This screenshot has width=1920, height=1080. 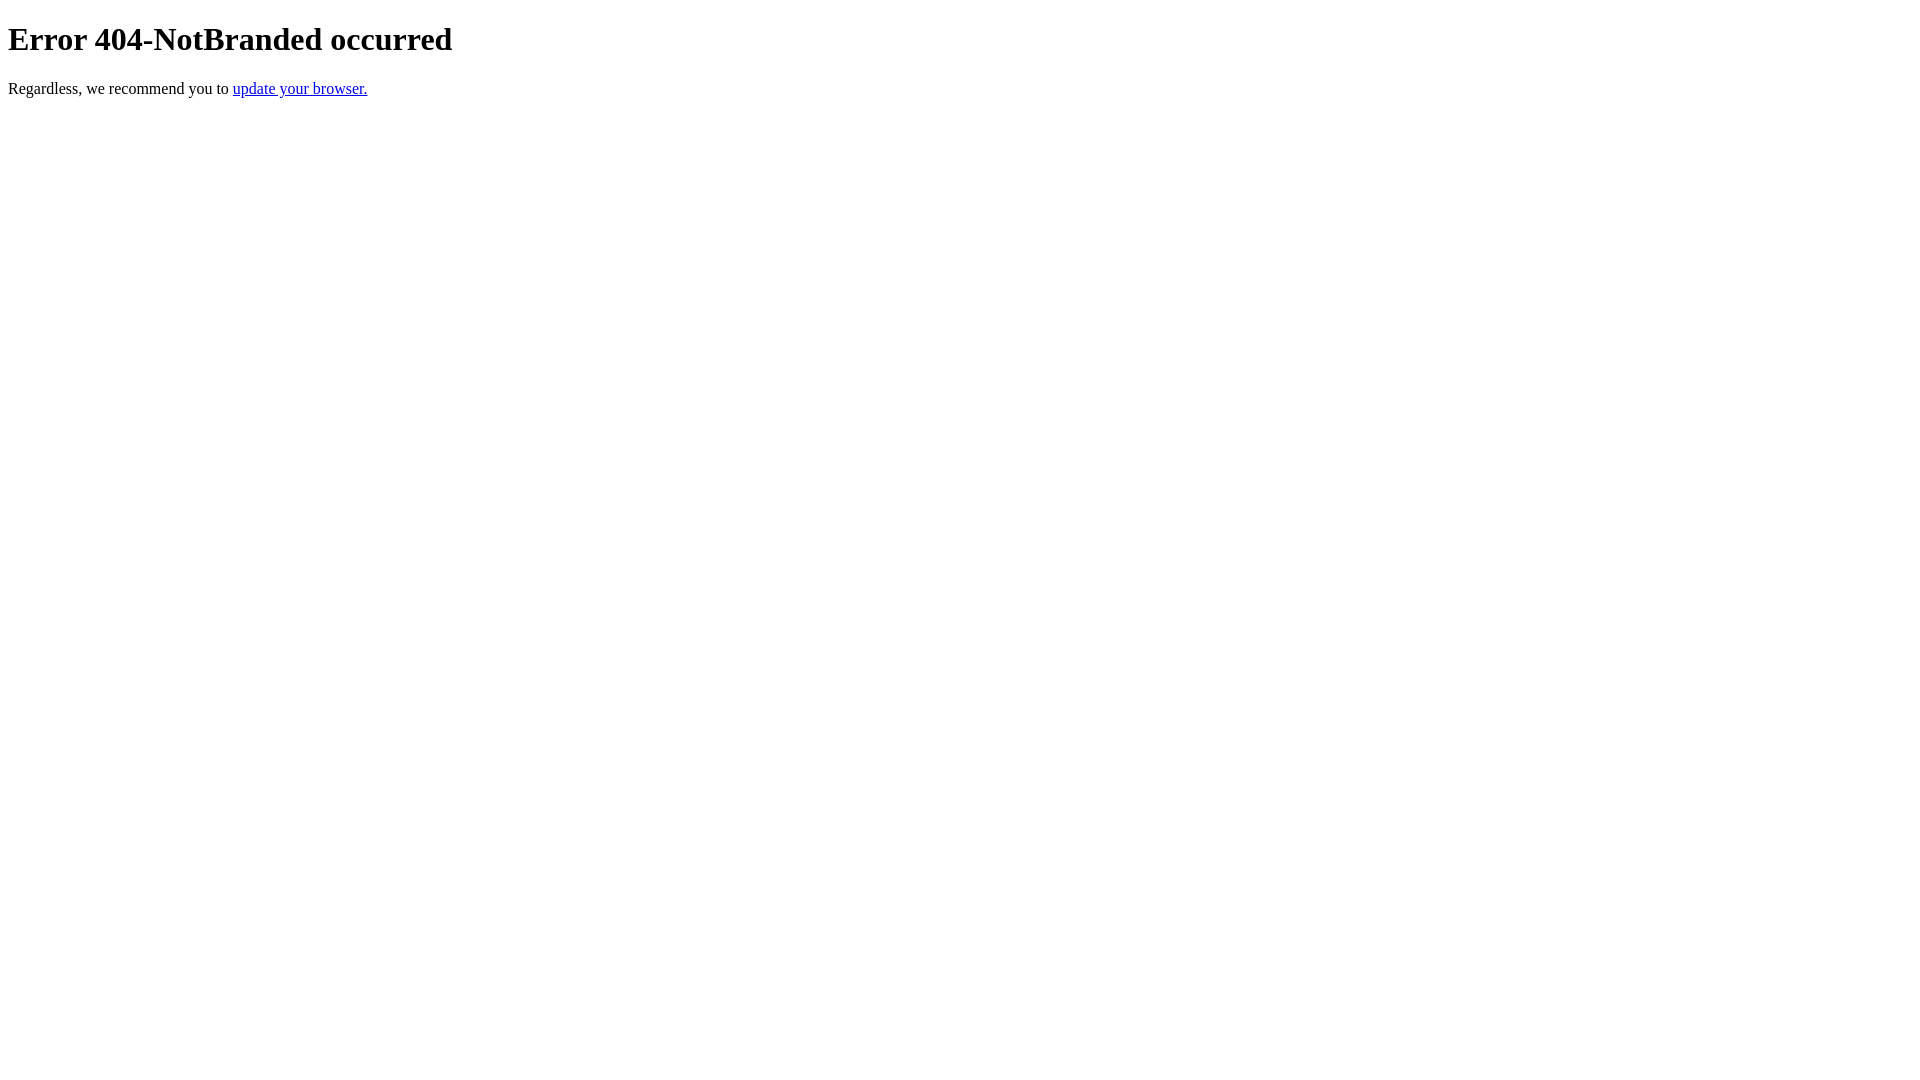 What do you see at coordinates (299, 87) in the screenshot?
I see `'update your browser.'` at bounding box center [299, 87].